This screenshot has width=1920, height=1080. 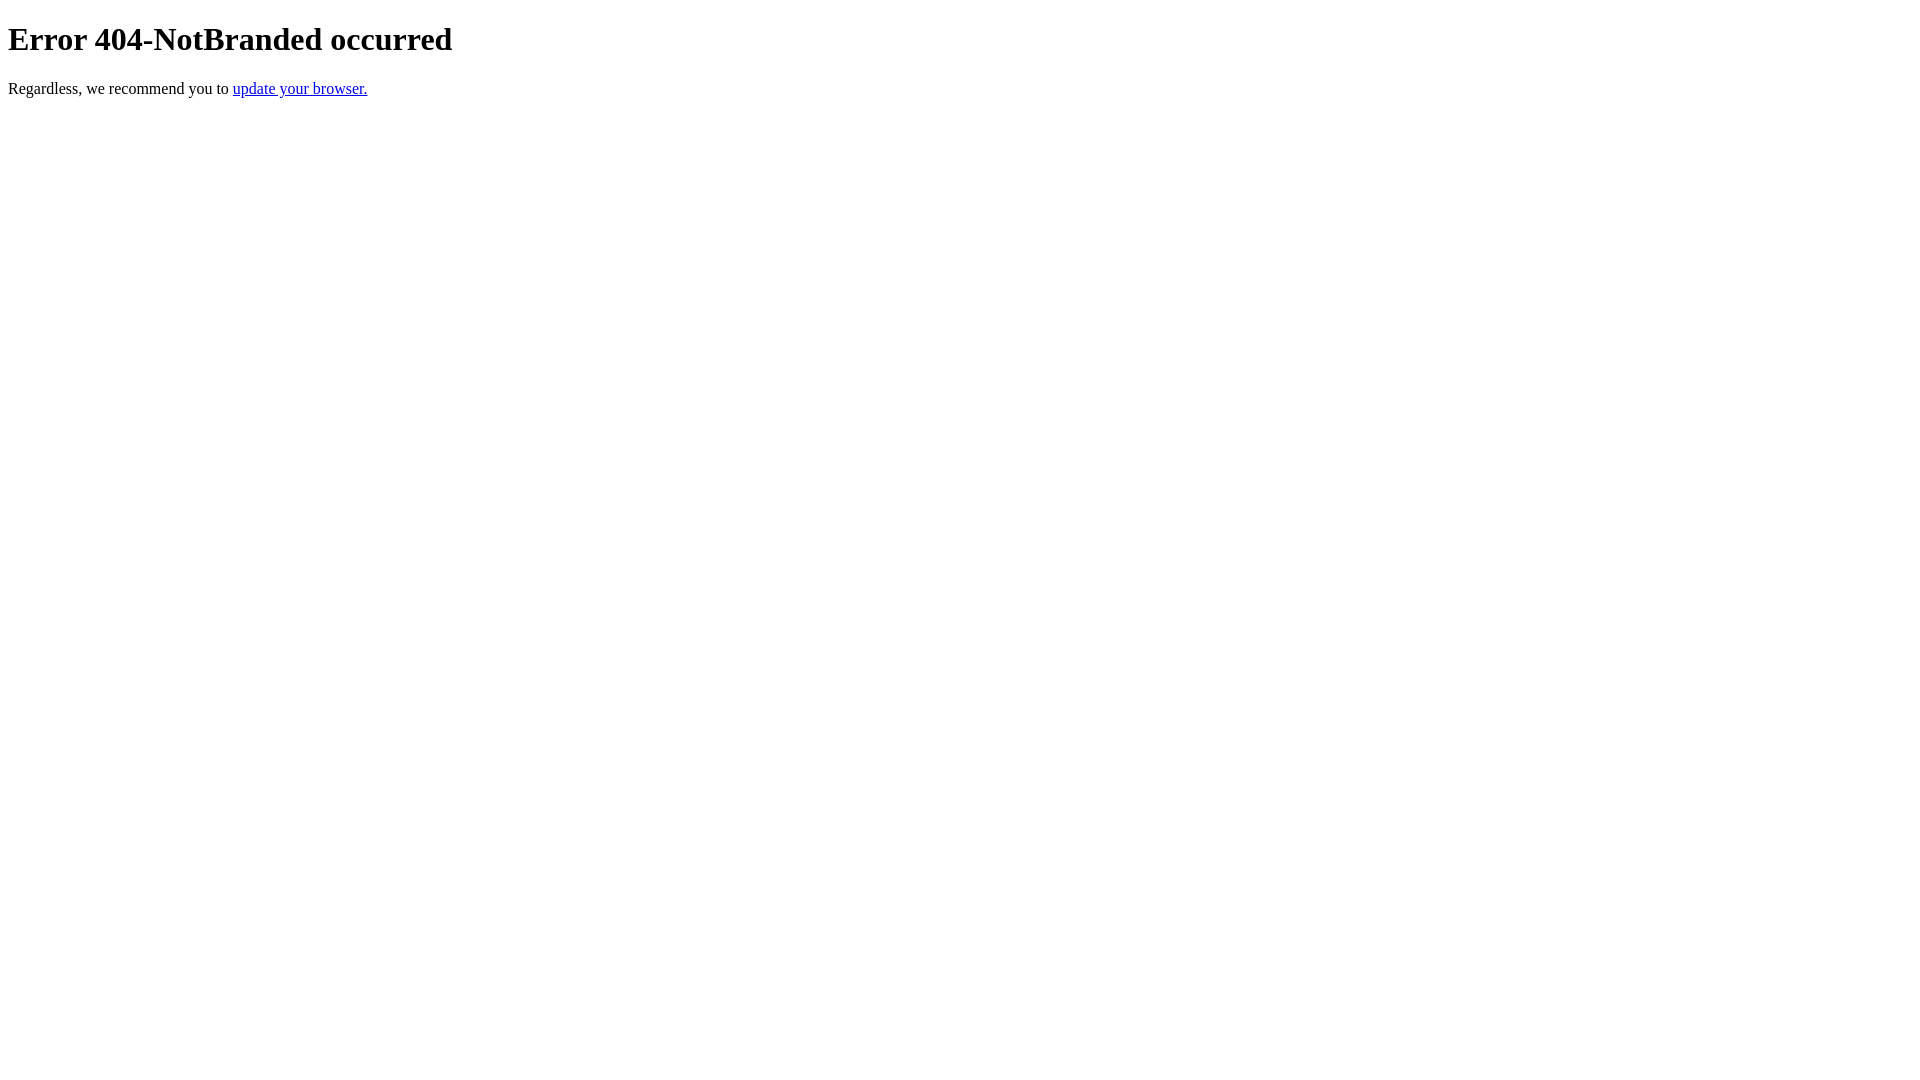 What do you see at coordinates (299, 87) in the screenshot?
I see `'update your browser.'` at bounding box center [299, 87].